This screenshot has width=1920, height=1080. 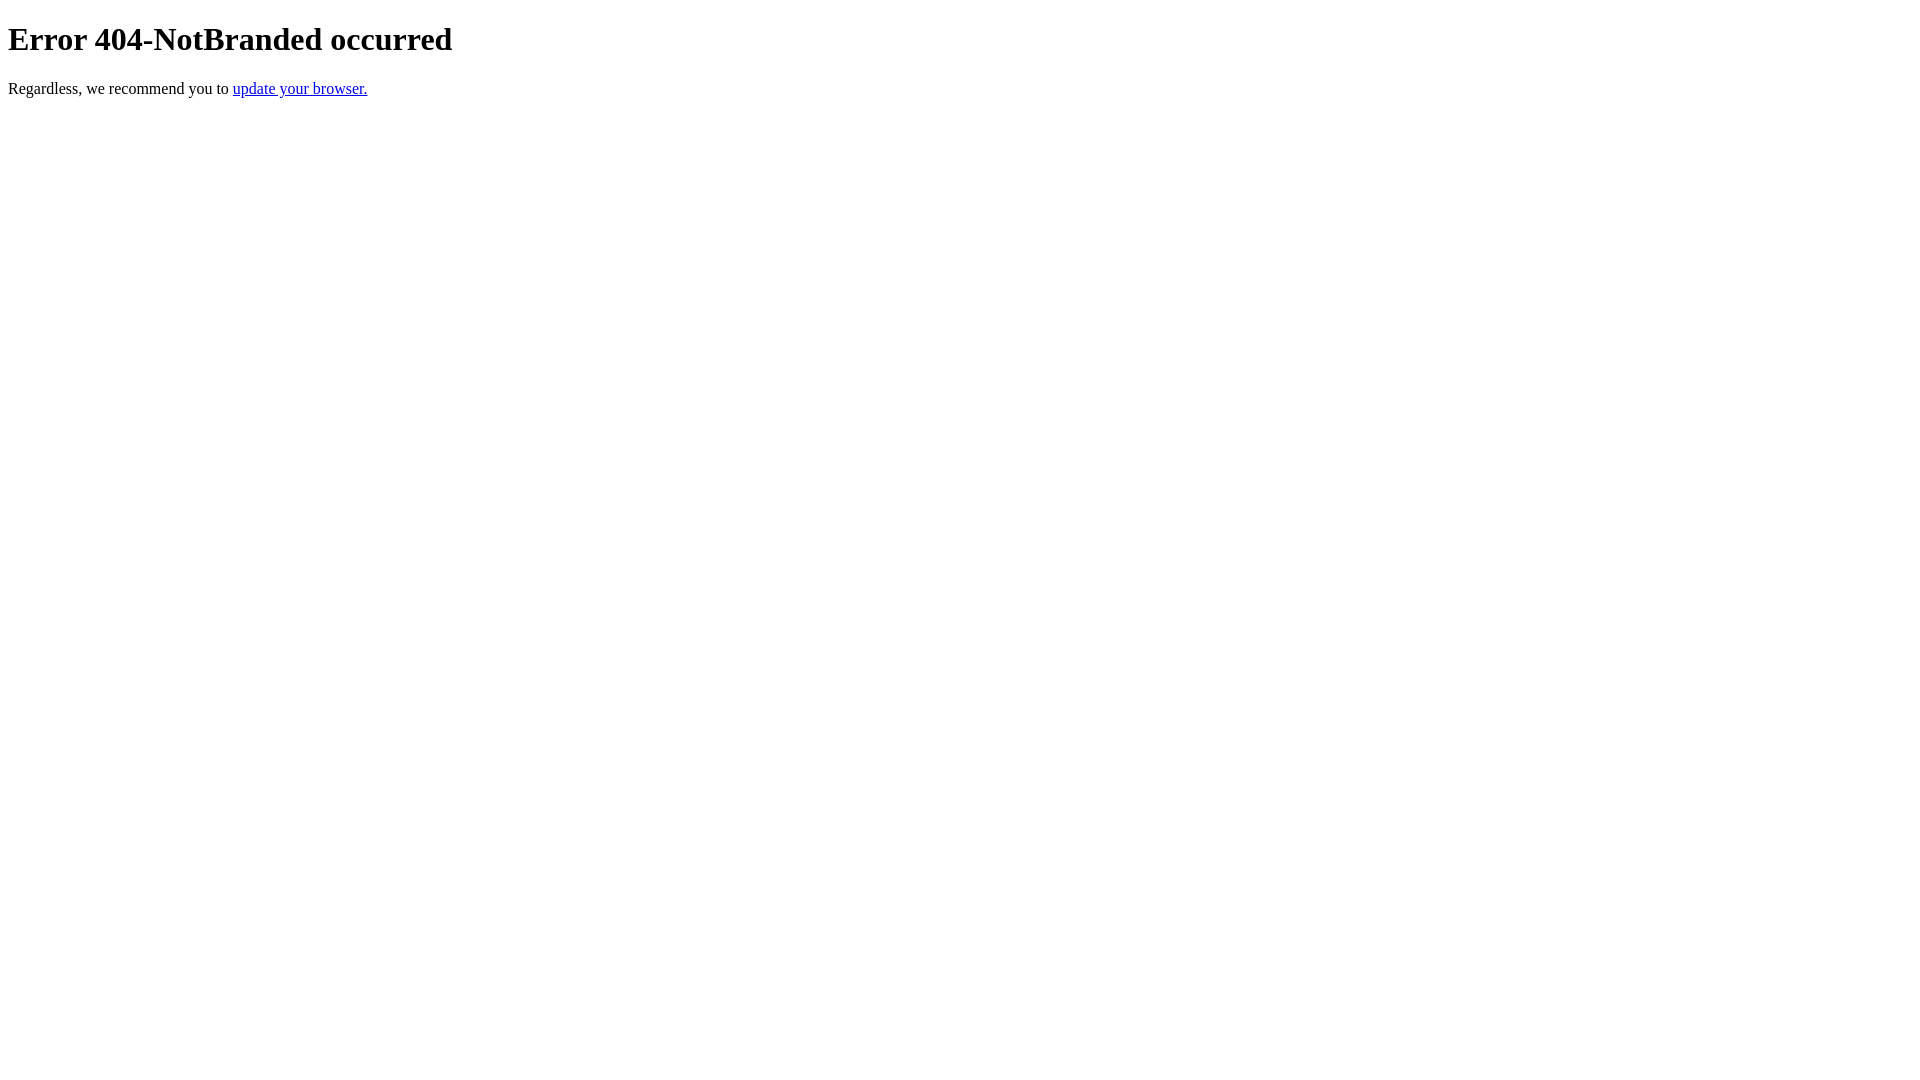 What do you see at coordinates (299, 87) in the screenshot?
I see `'update your browser.'` at bounding box center [299, 87].